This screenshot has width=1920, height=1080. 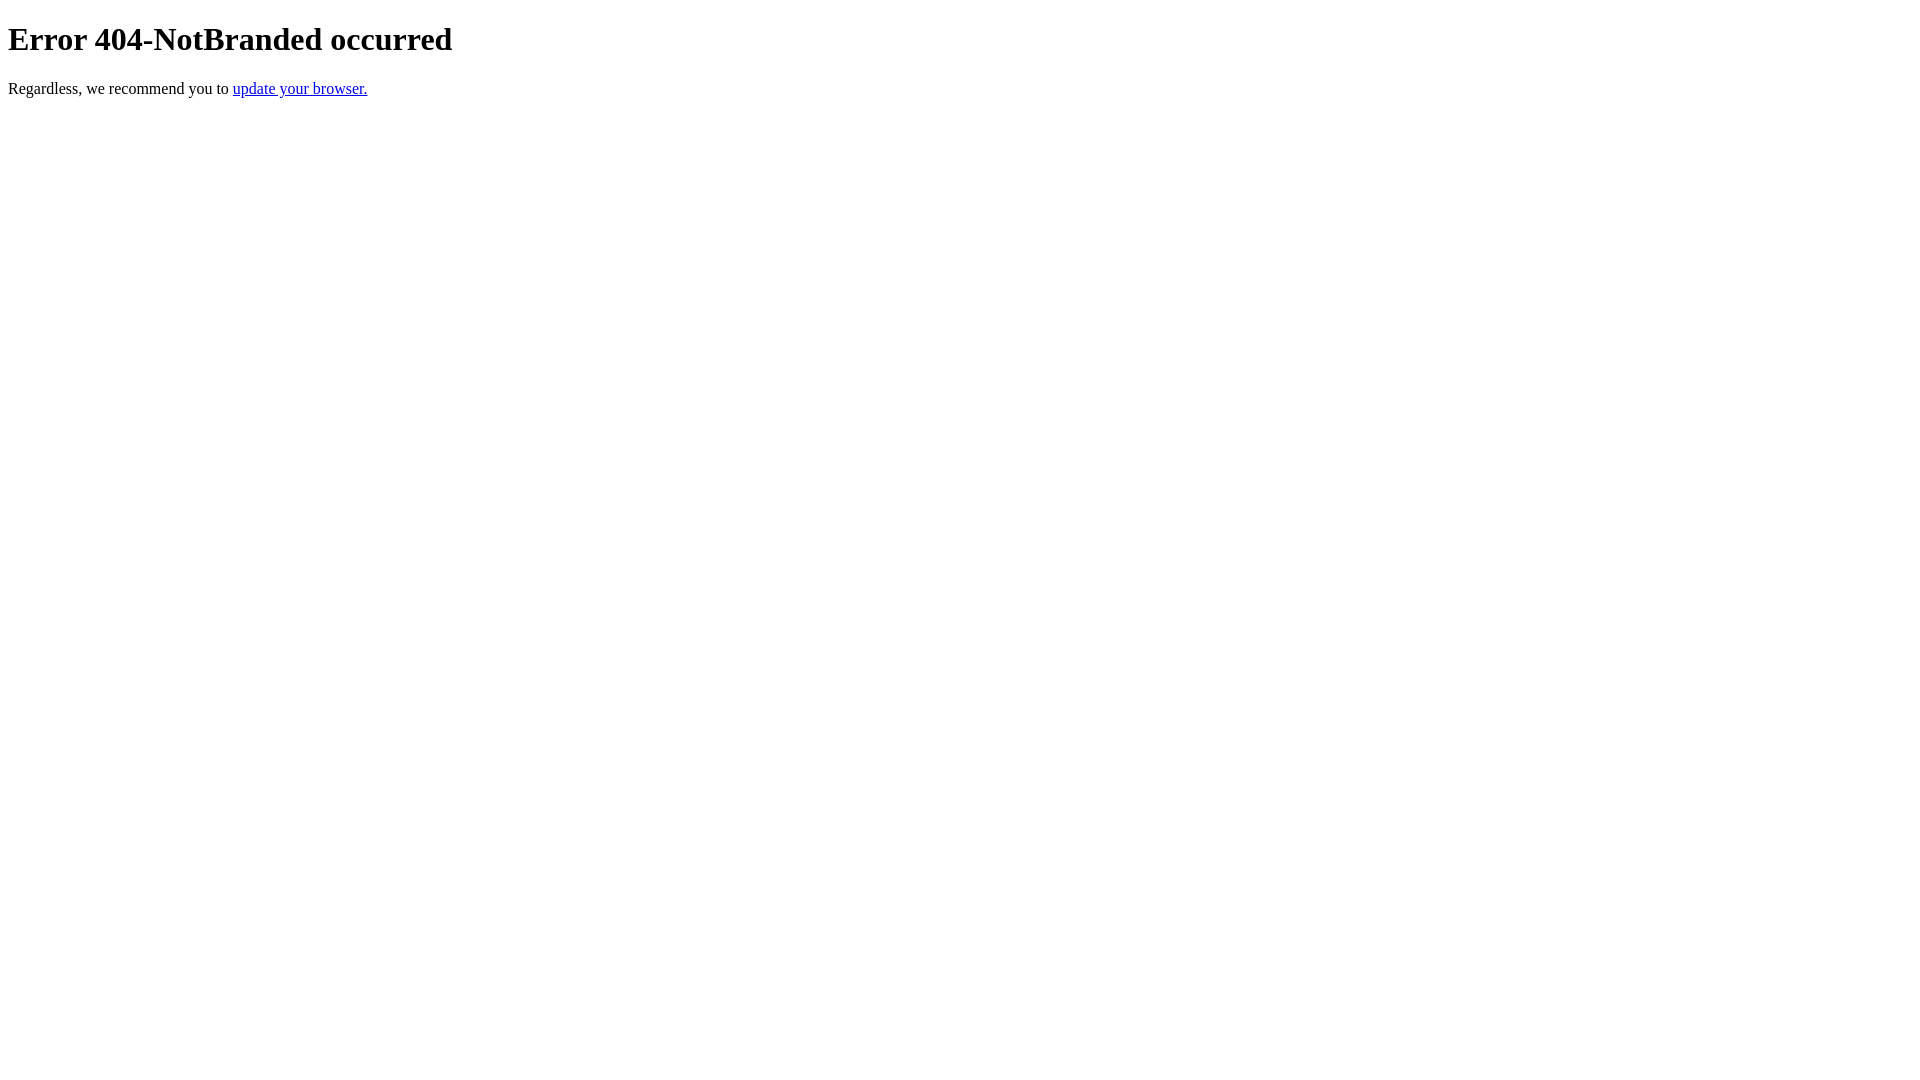 What do you see at coordinates (299, 87) in the screenshot?
I see `'update your browser.'` at bounding box center [299, 87].